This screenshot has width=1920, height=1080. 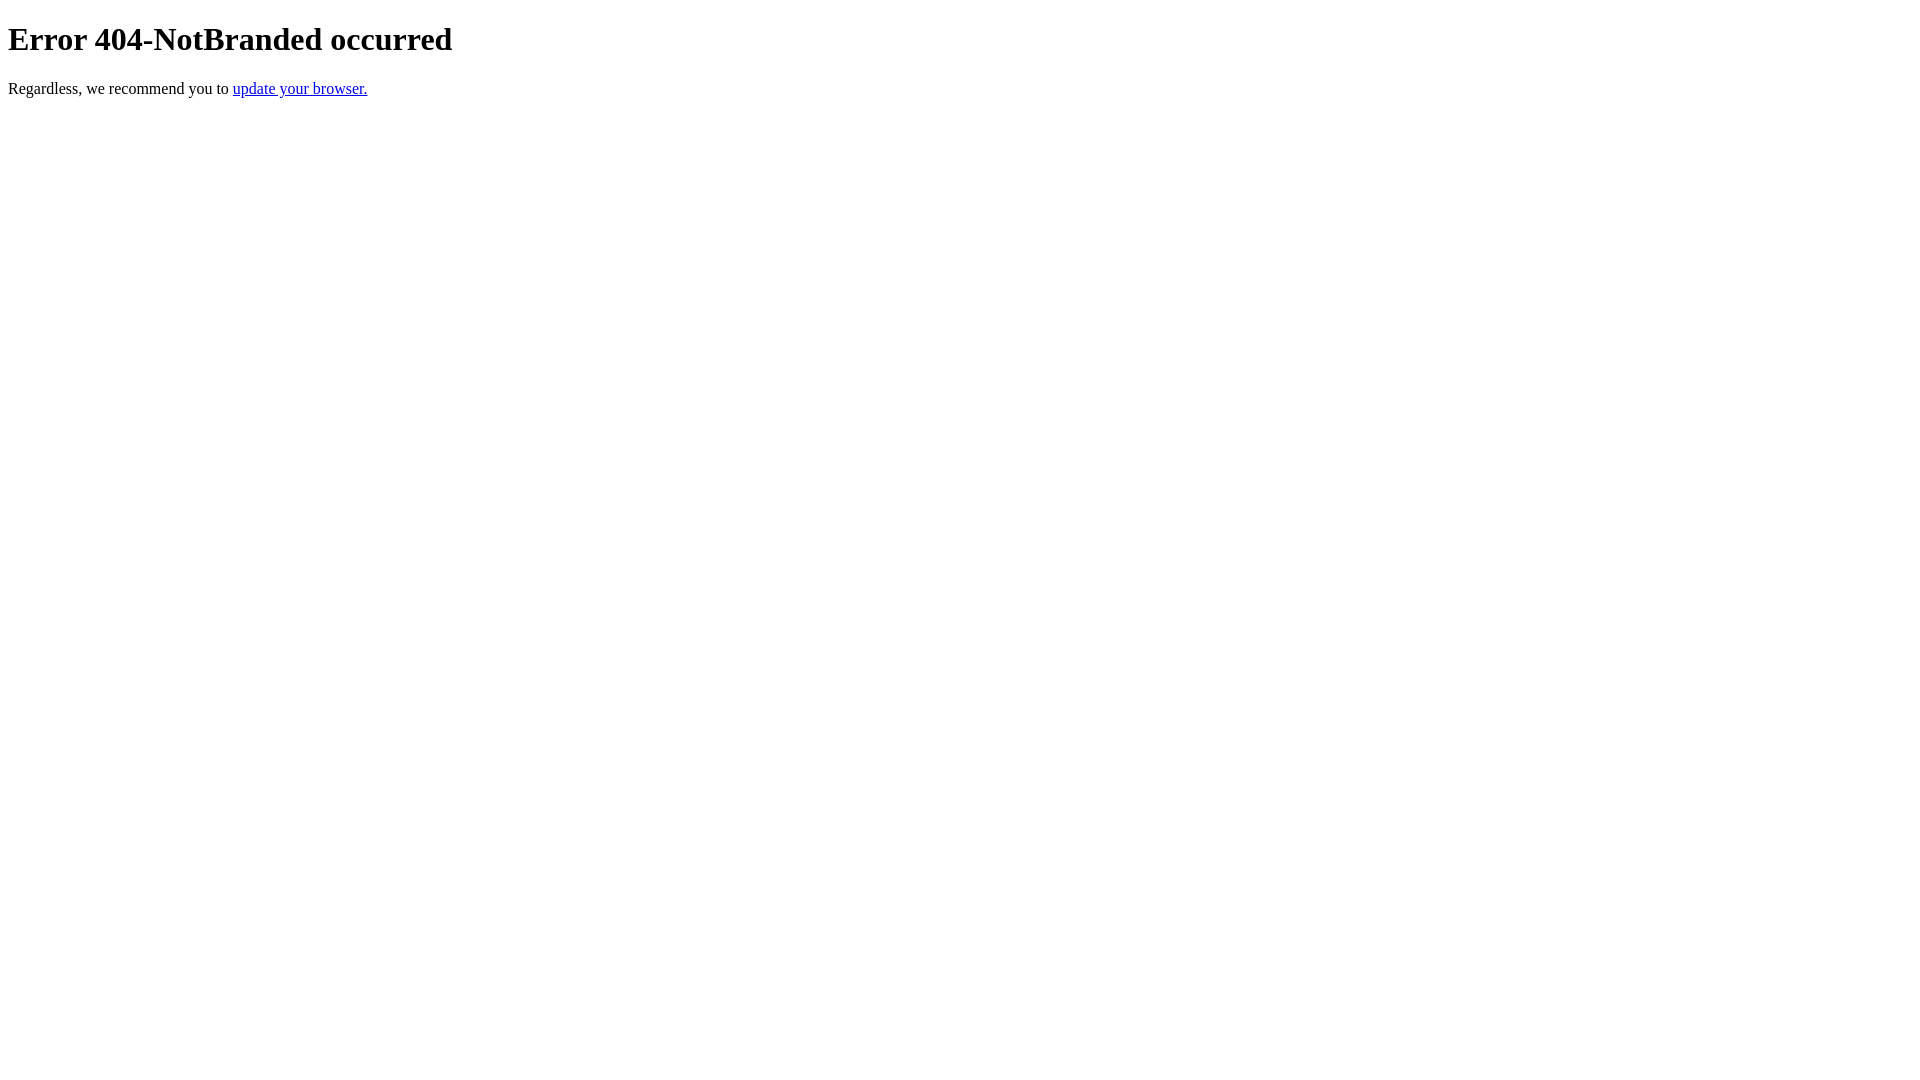 What do you see at coordinates (299, 87) in the screenshot?
I see `'update your browser.'` at bounding box center [299, 87].